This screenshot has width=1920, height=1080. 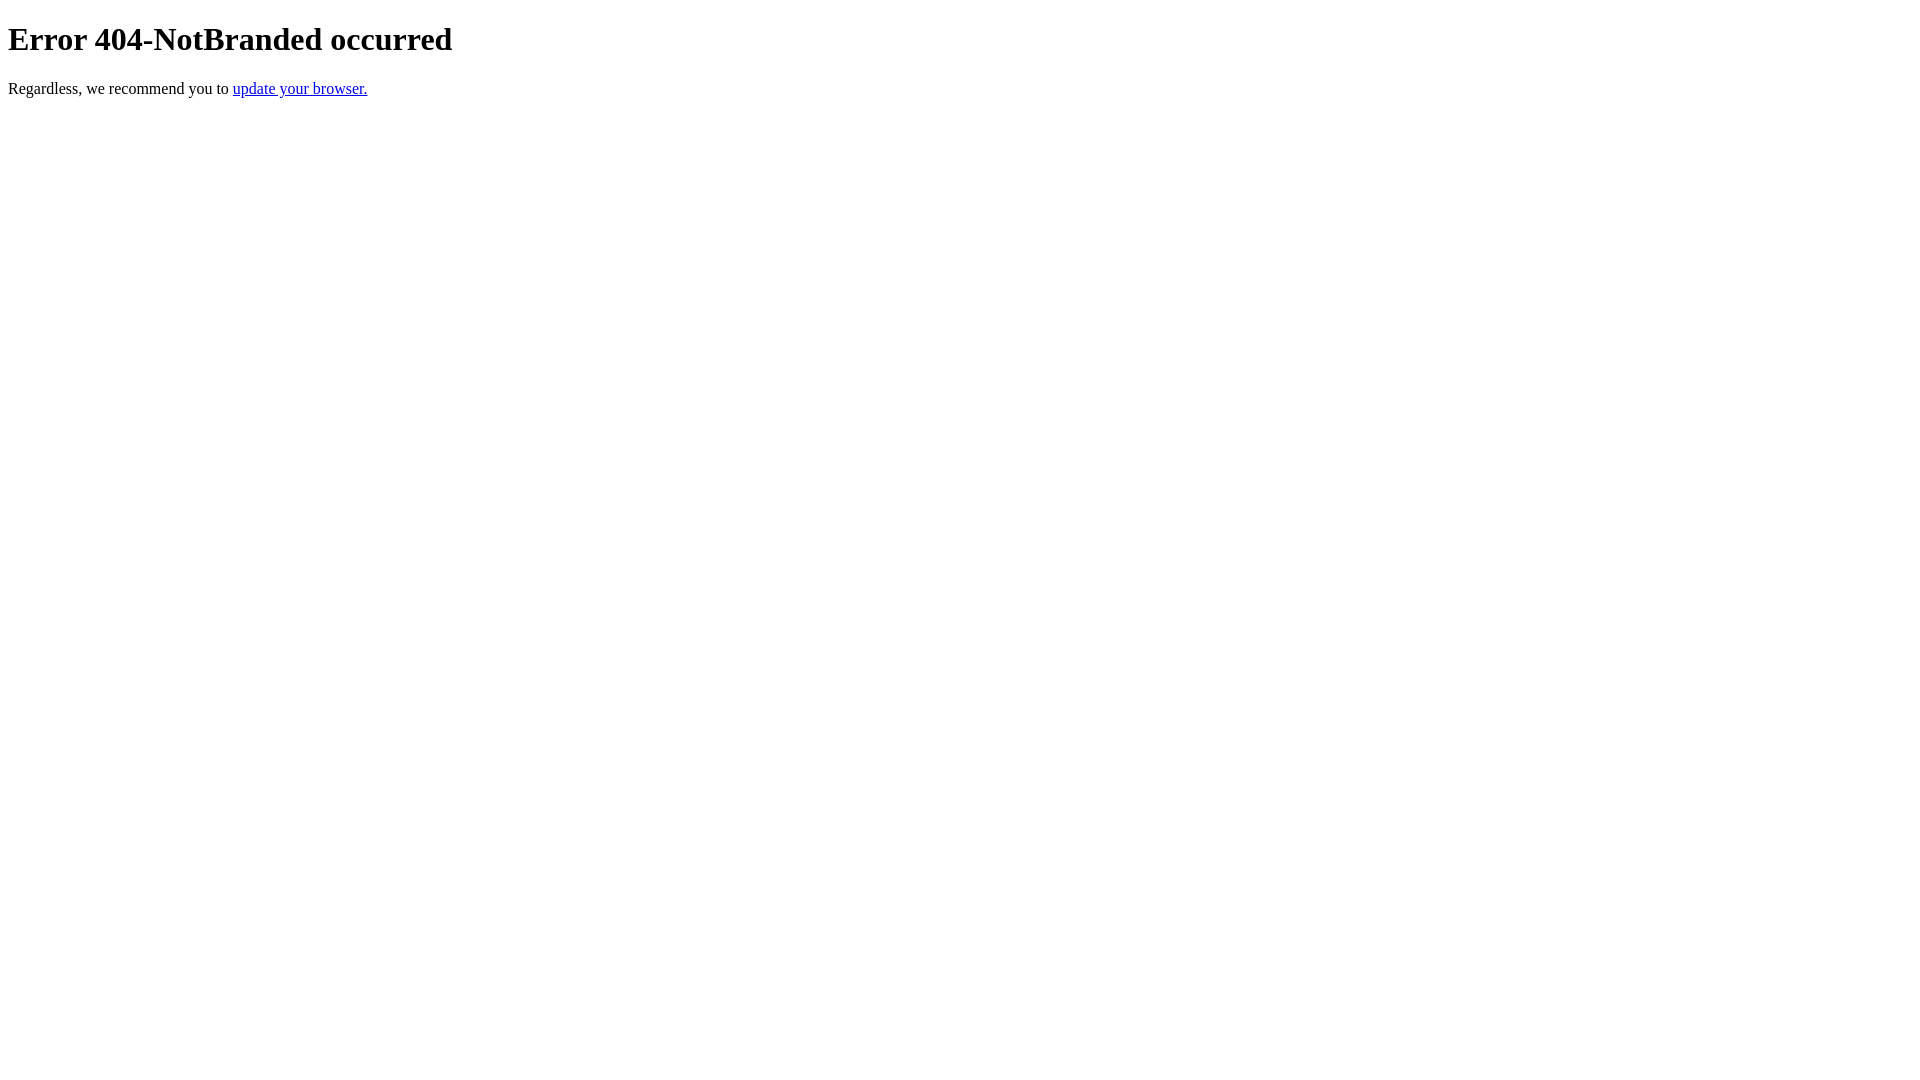 What do you see at coordinates (299, 87) in the screenshot?
I see `'update your browser.'` at bounding box center [299, 87].